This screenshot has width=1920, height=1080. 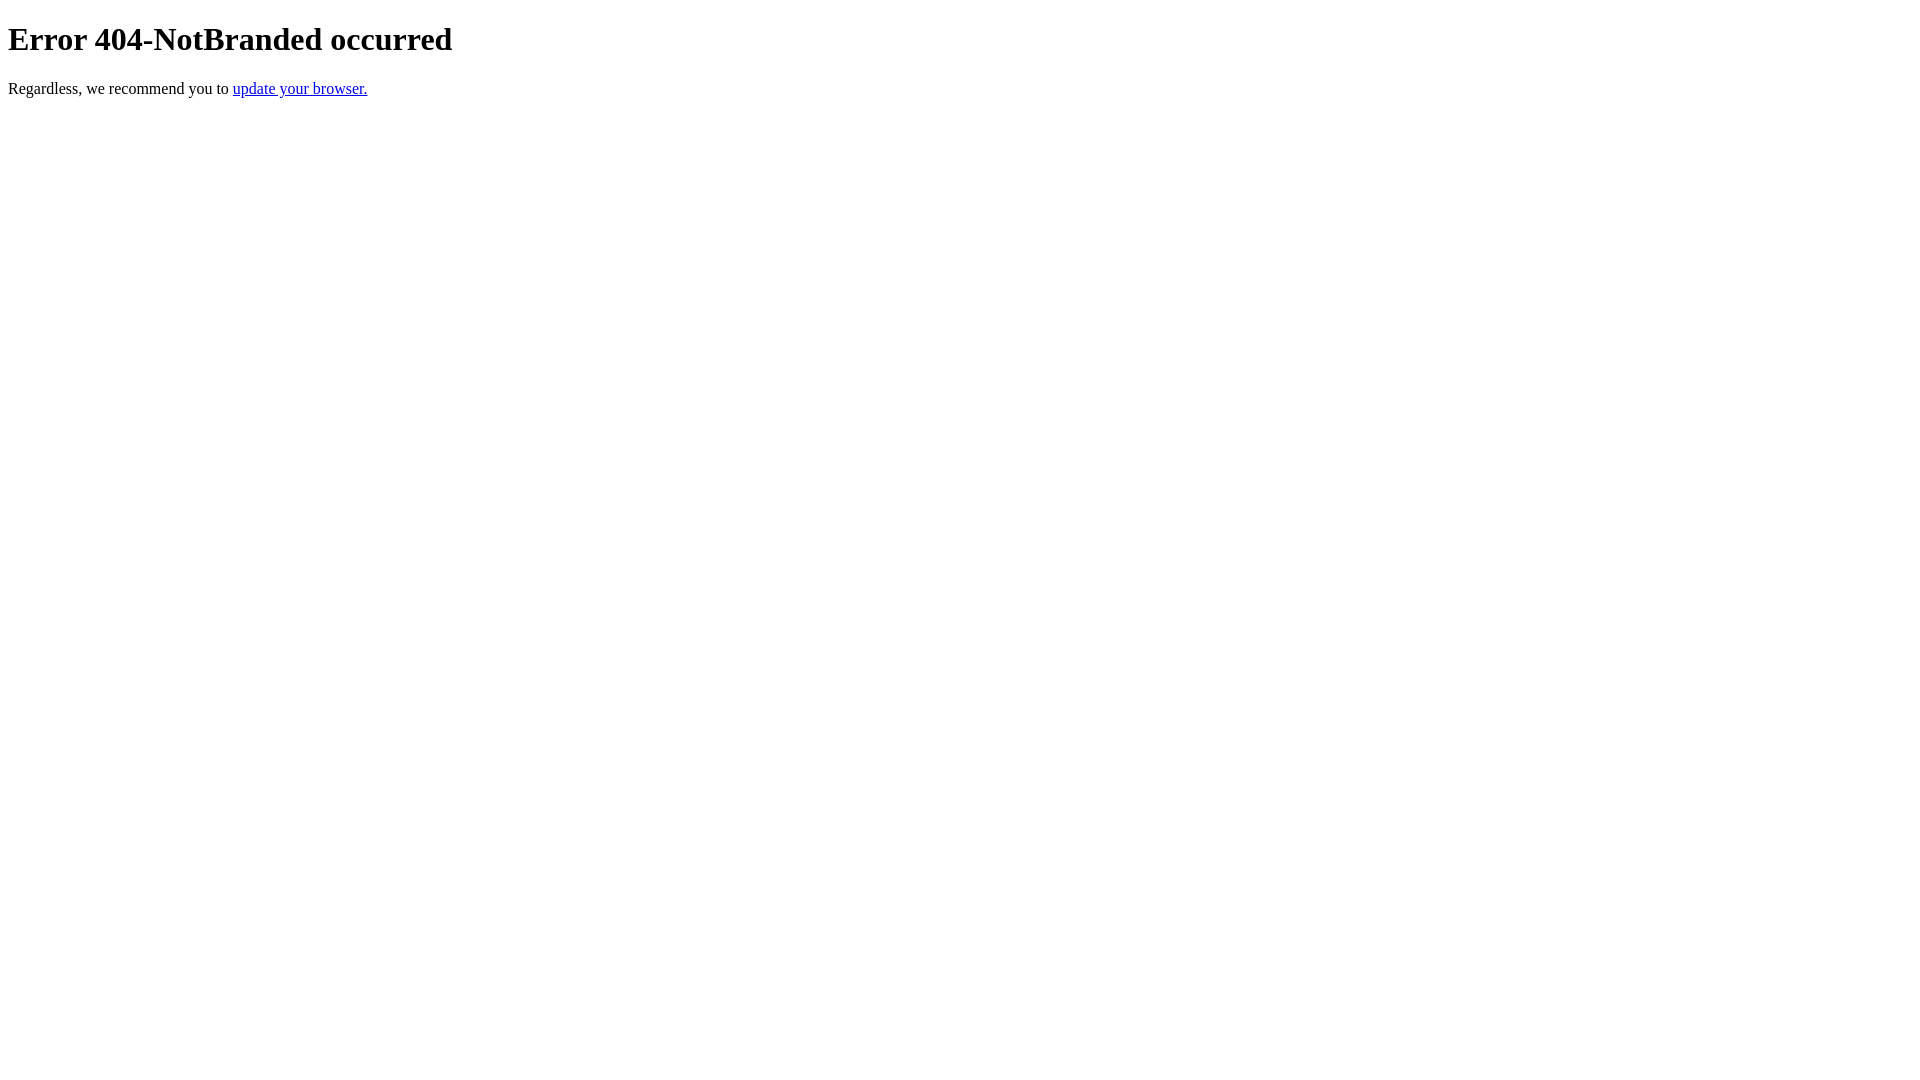 What do you see at coordinates (299, 87) in the screenshot?
I see `'update your browser.'` at bounding box center [299, 87].